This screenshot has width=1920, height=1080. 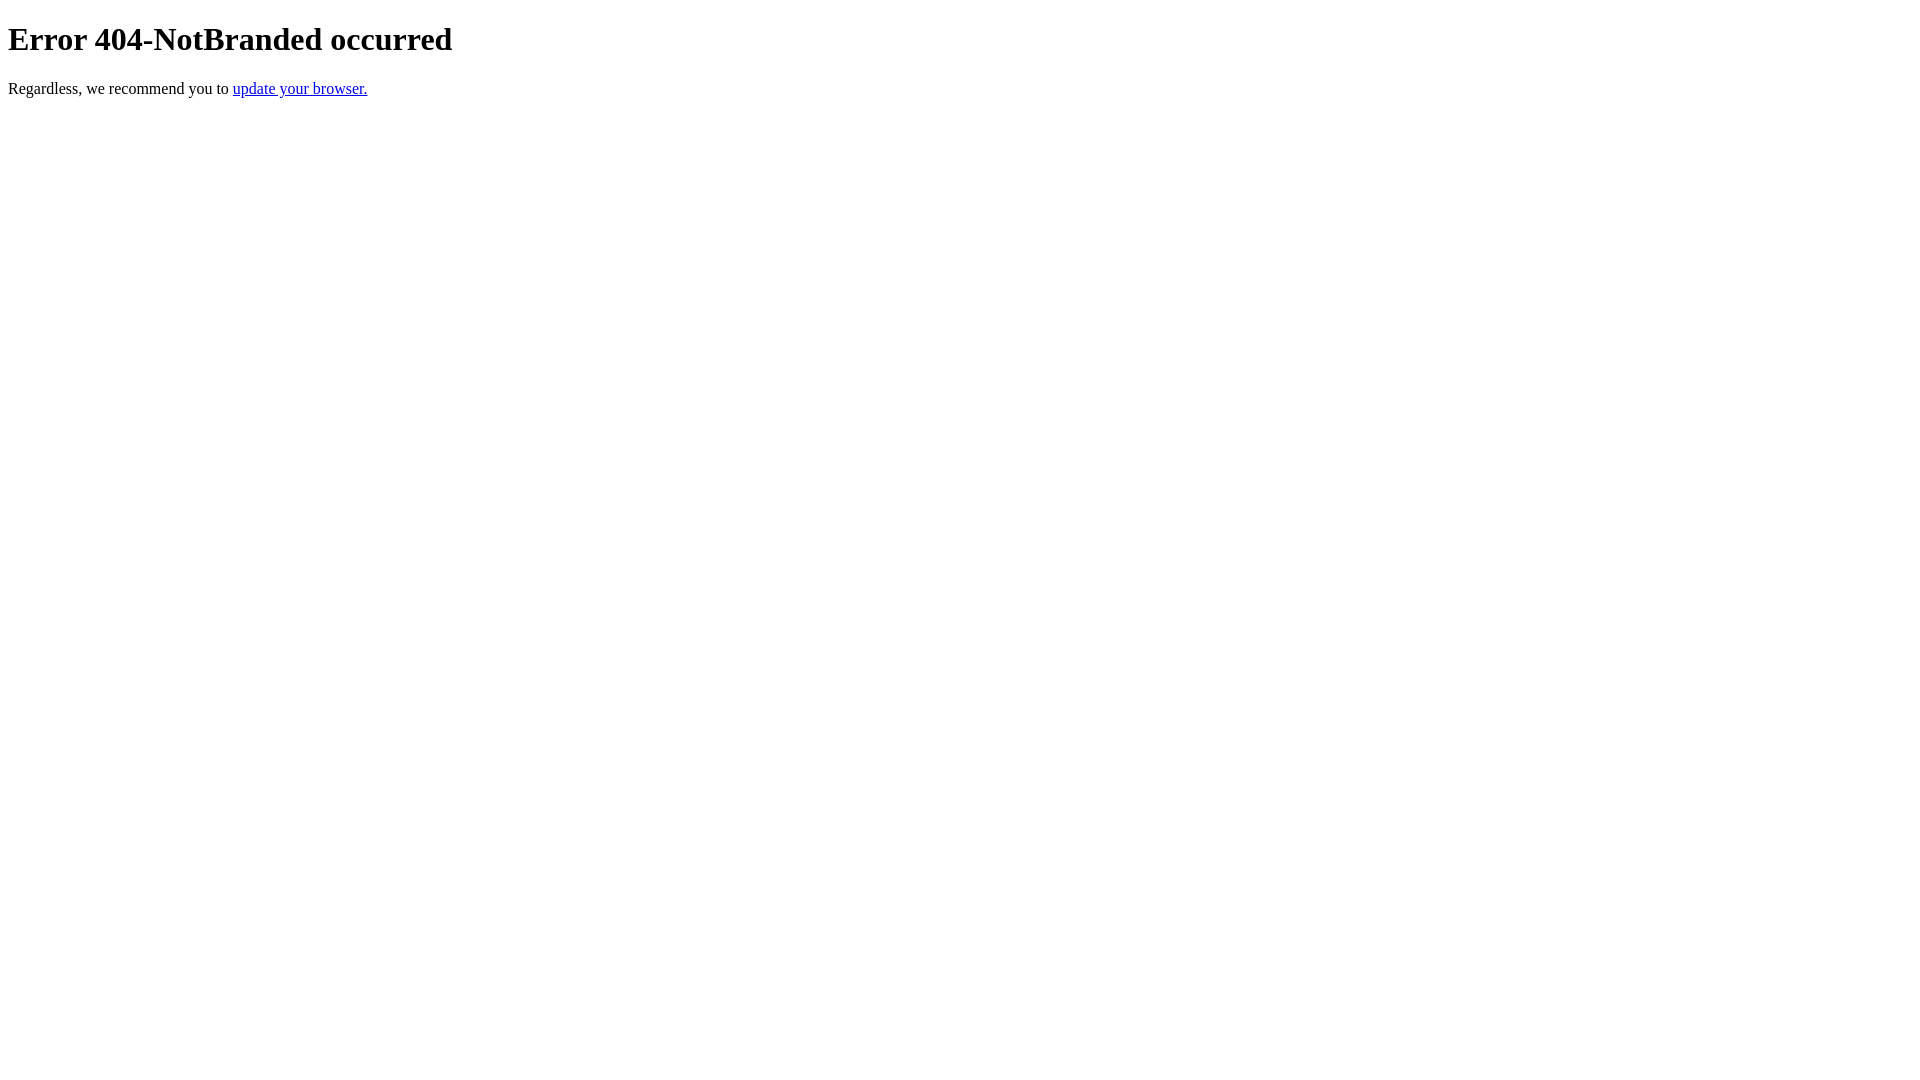 What do you see at coordinates (299, 87) in the screenshot?
I see `'update your browser.'` at bounding box center [299, 87].